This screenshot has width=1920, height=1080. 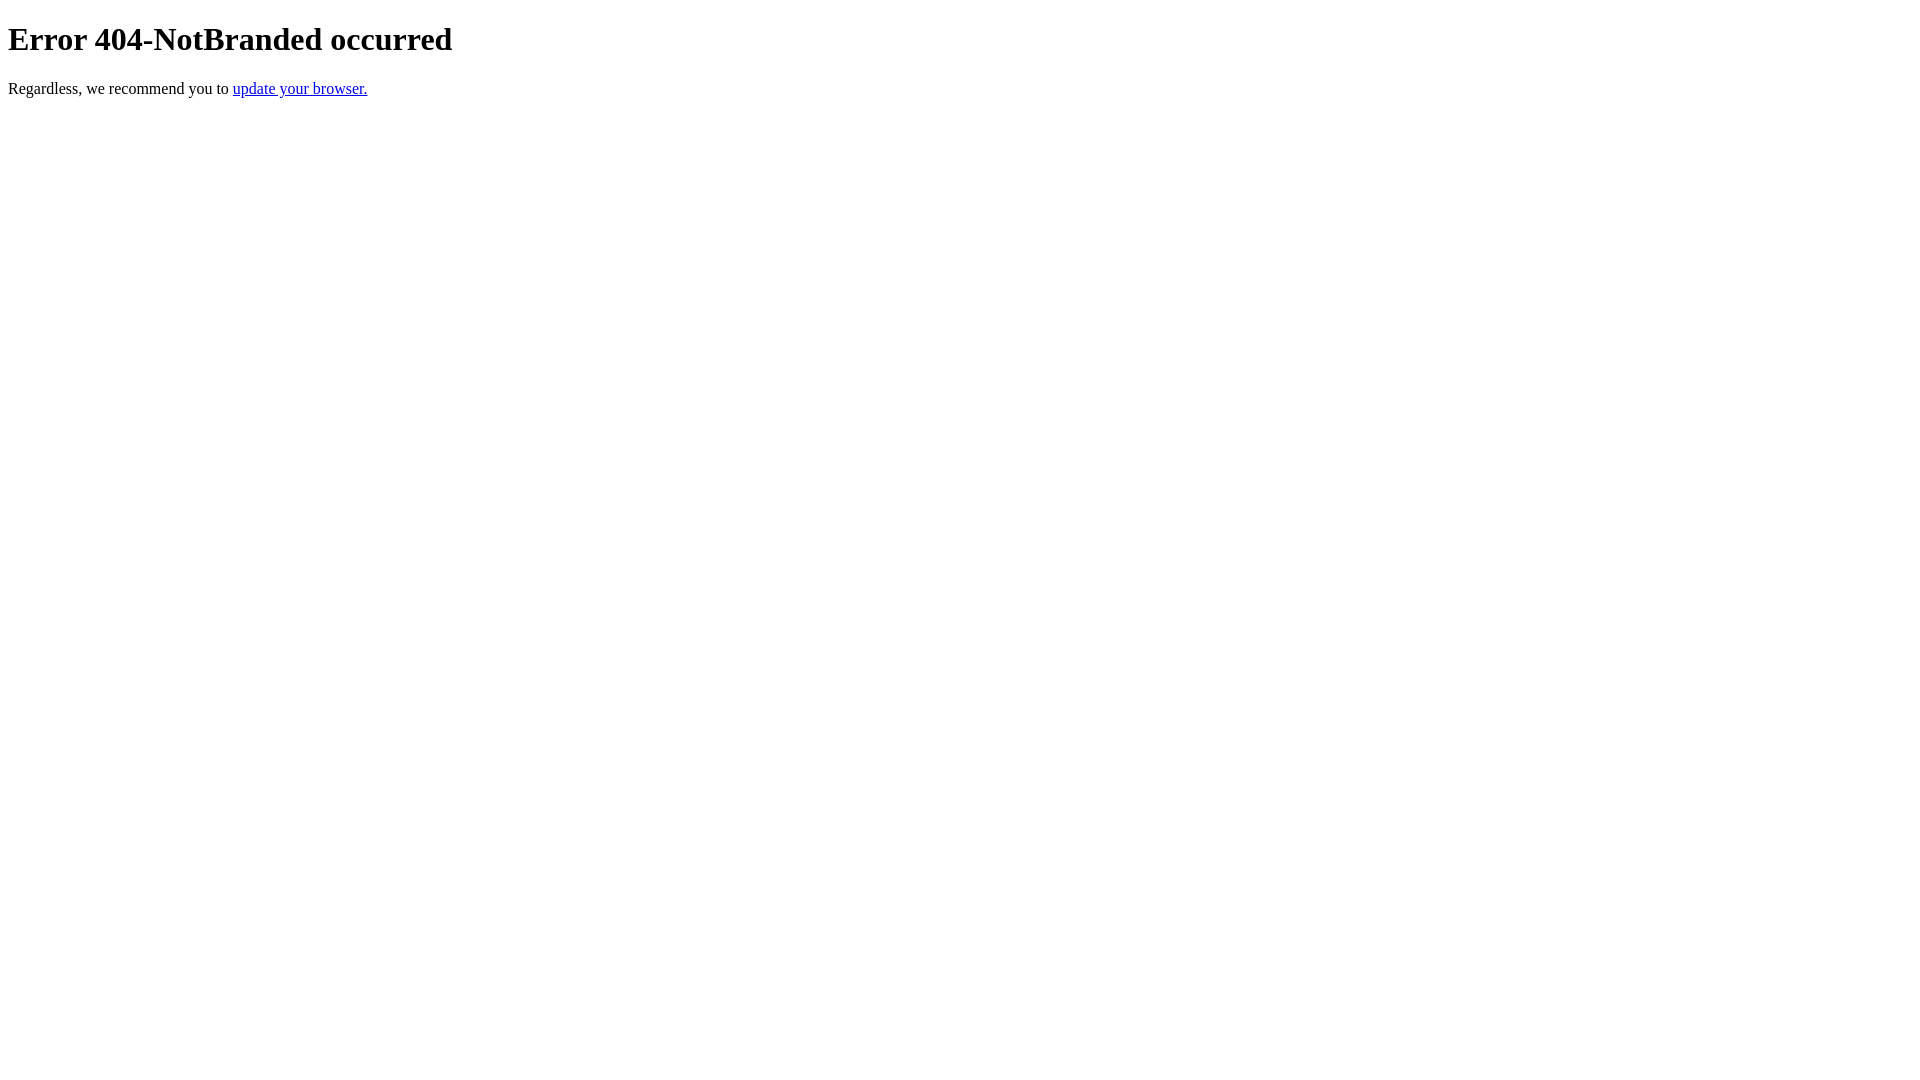 What do you see at coordinates (299, 87) in the screenshot?
I see `'update your browser.'` at bounding box center [299, 87].